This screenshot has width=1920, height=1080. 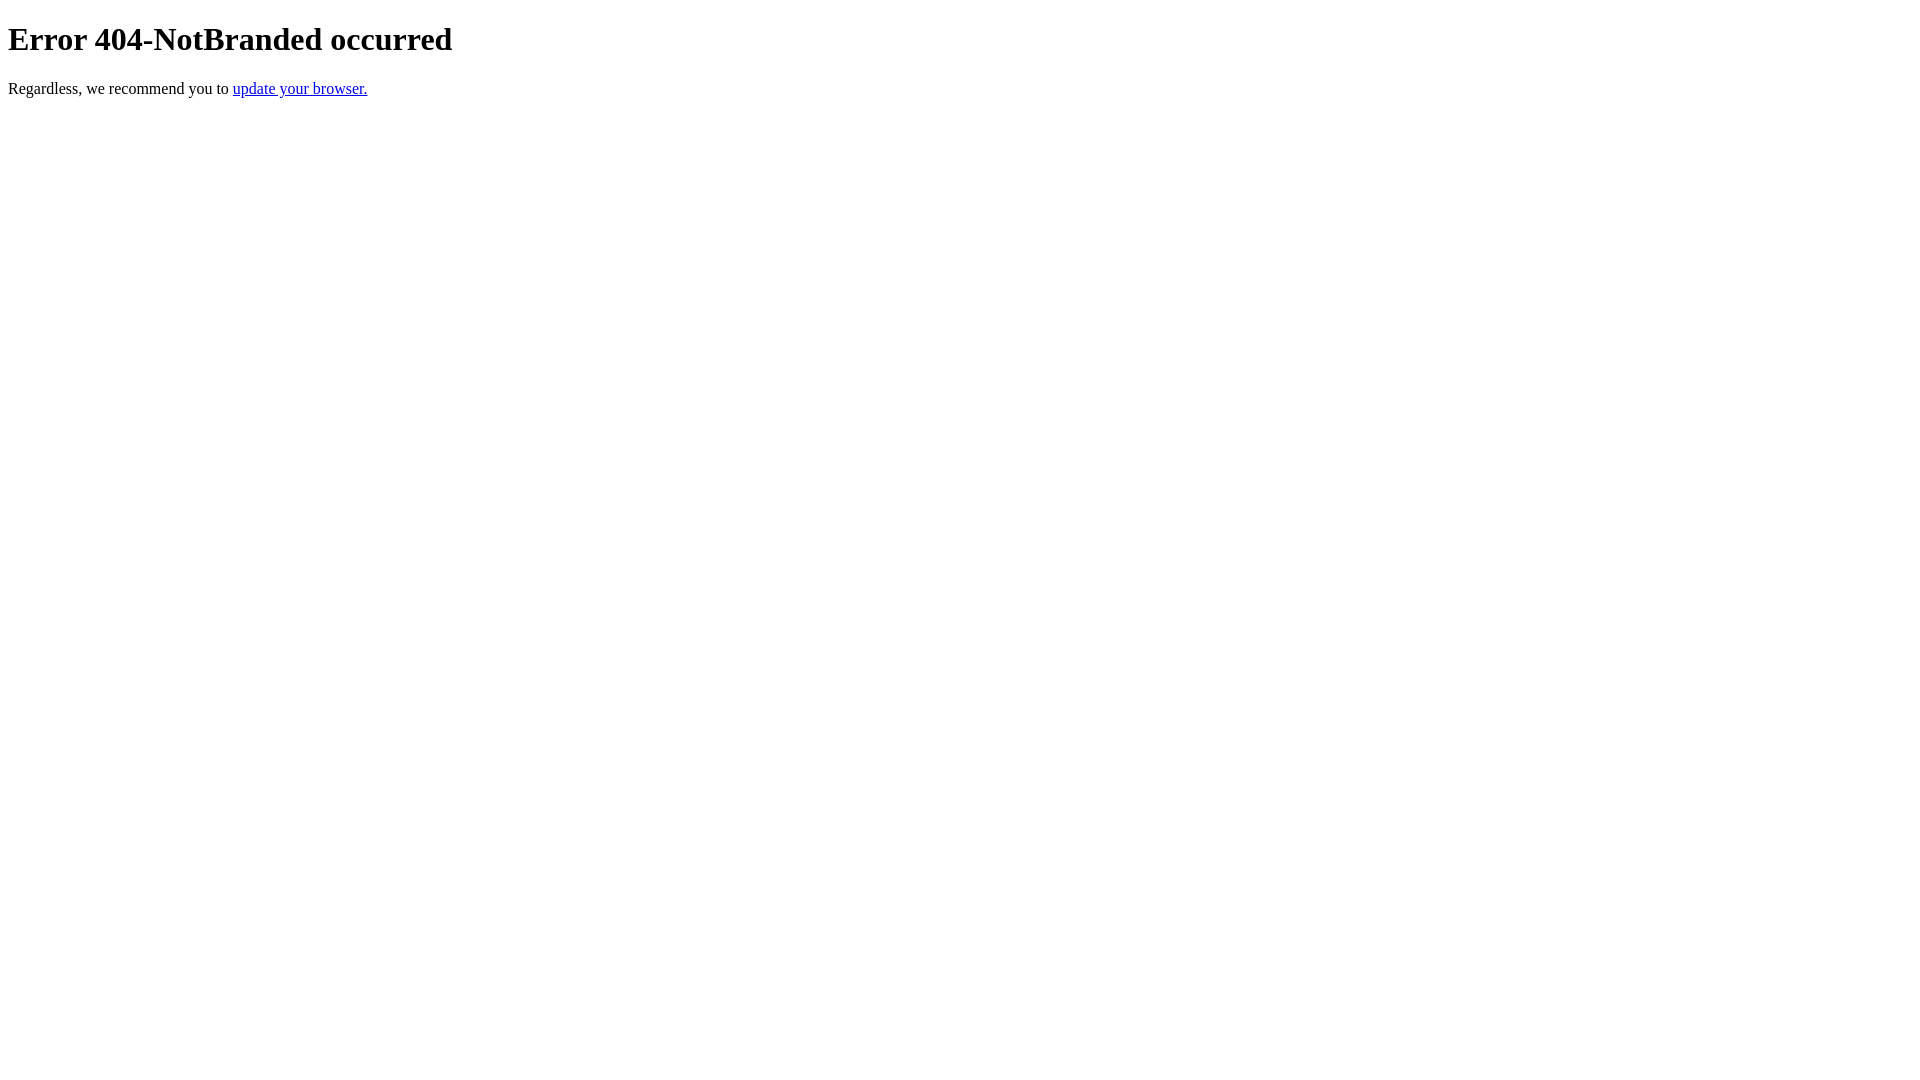 What do you see at coordinates (299, 87) in the screenshot?
I see `'update your browser.'` at bounding box center [299, 87].